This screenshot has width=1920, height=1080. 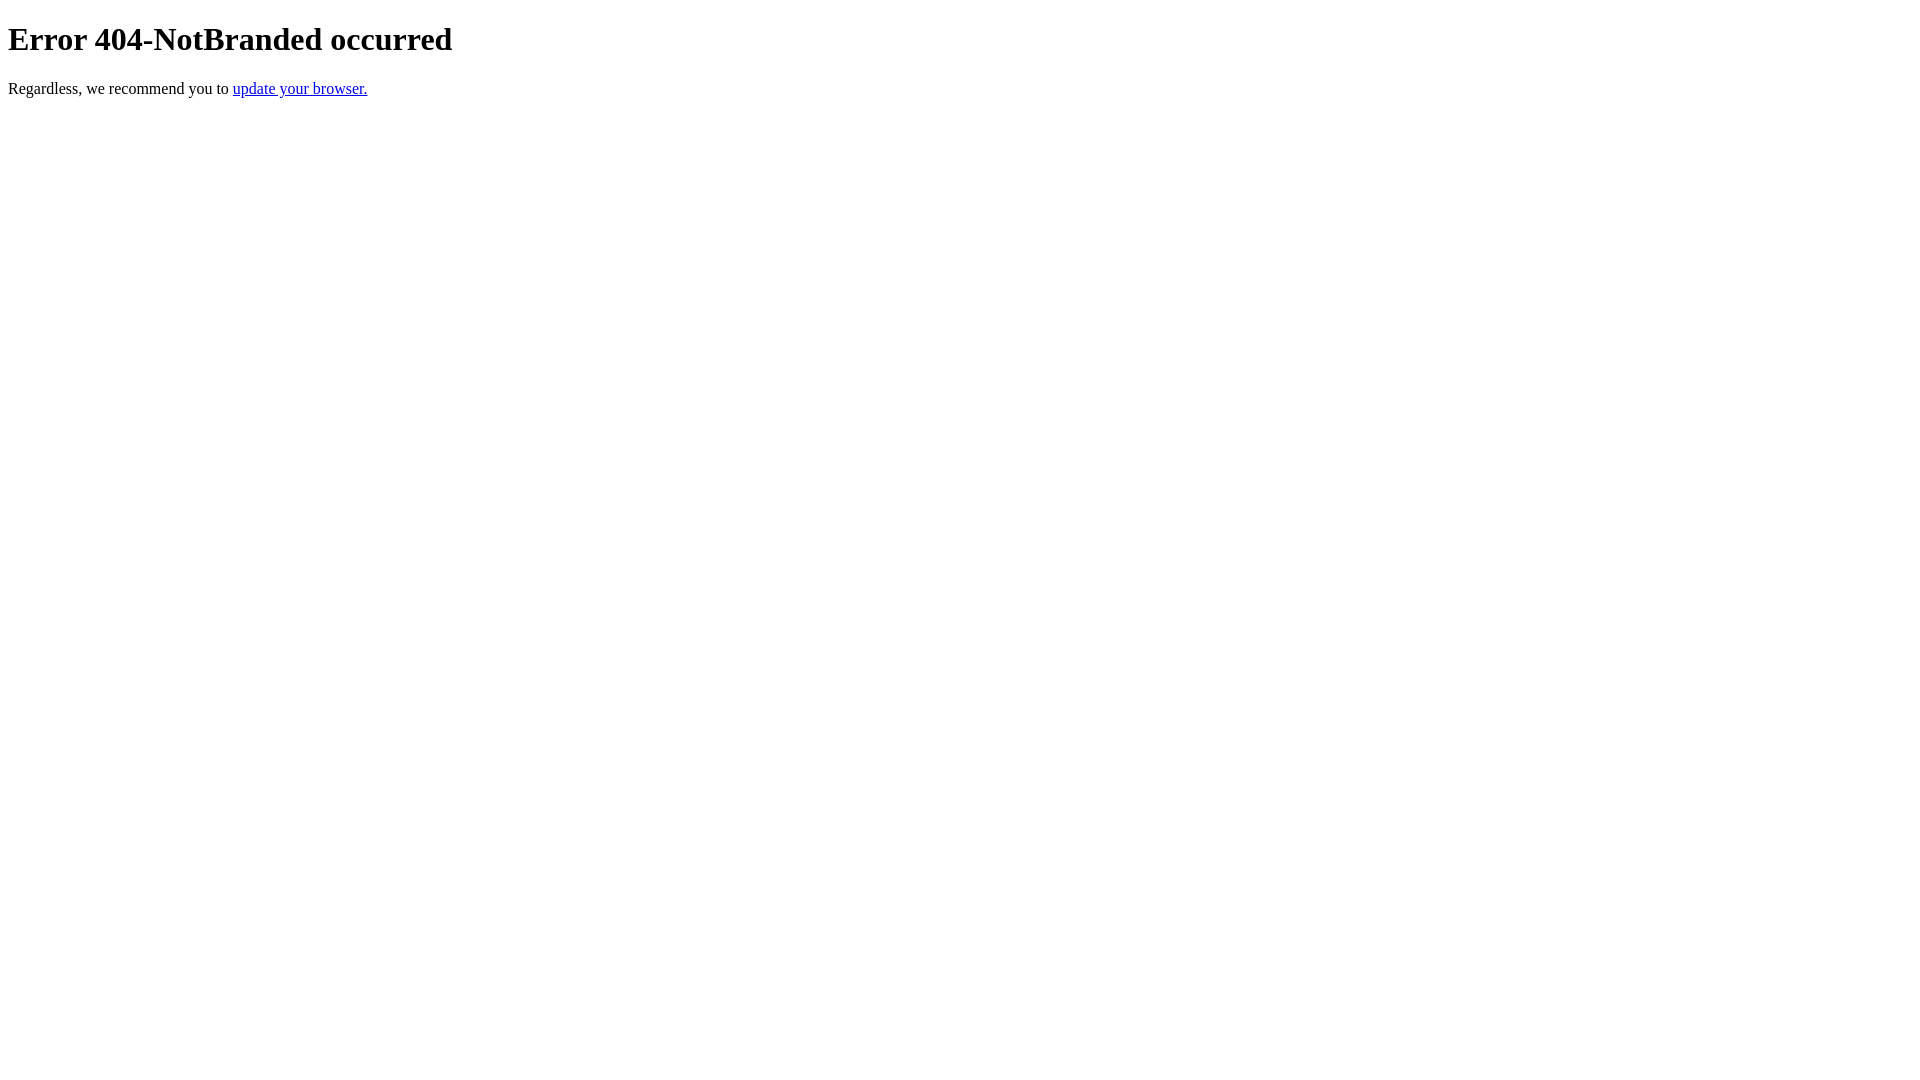 What do you see at coordinates (299, 87) in the screenshot?
I see `'update your browser.'` at bounding box center [299, 87].